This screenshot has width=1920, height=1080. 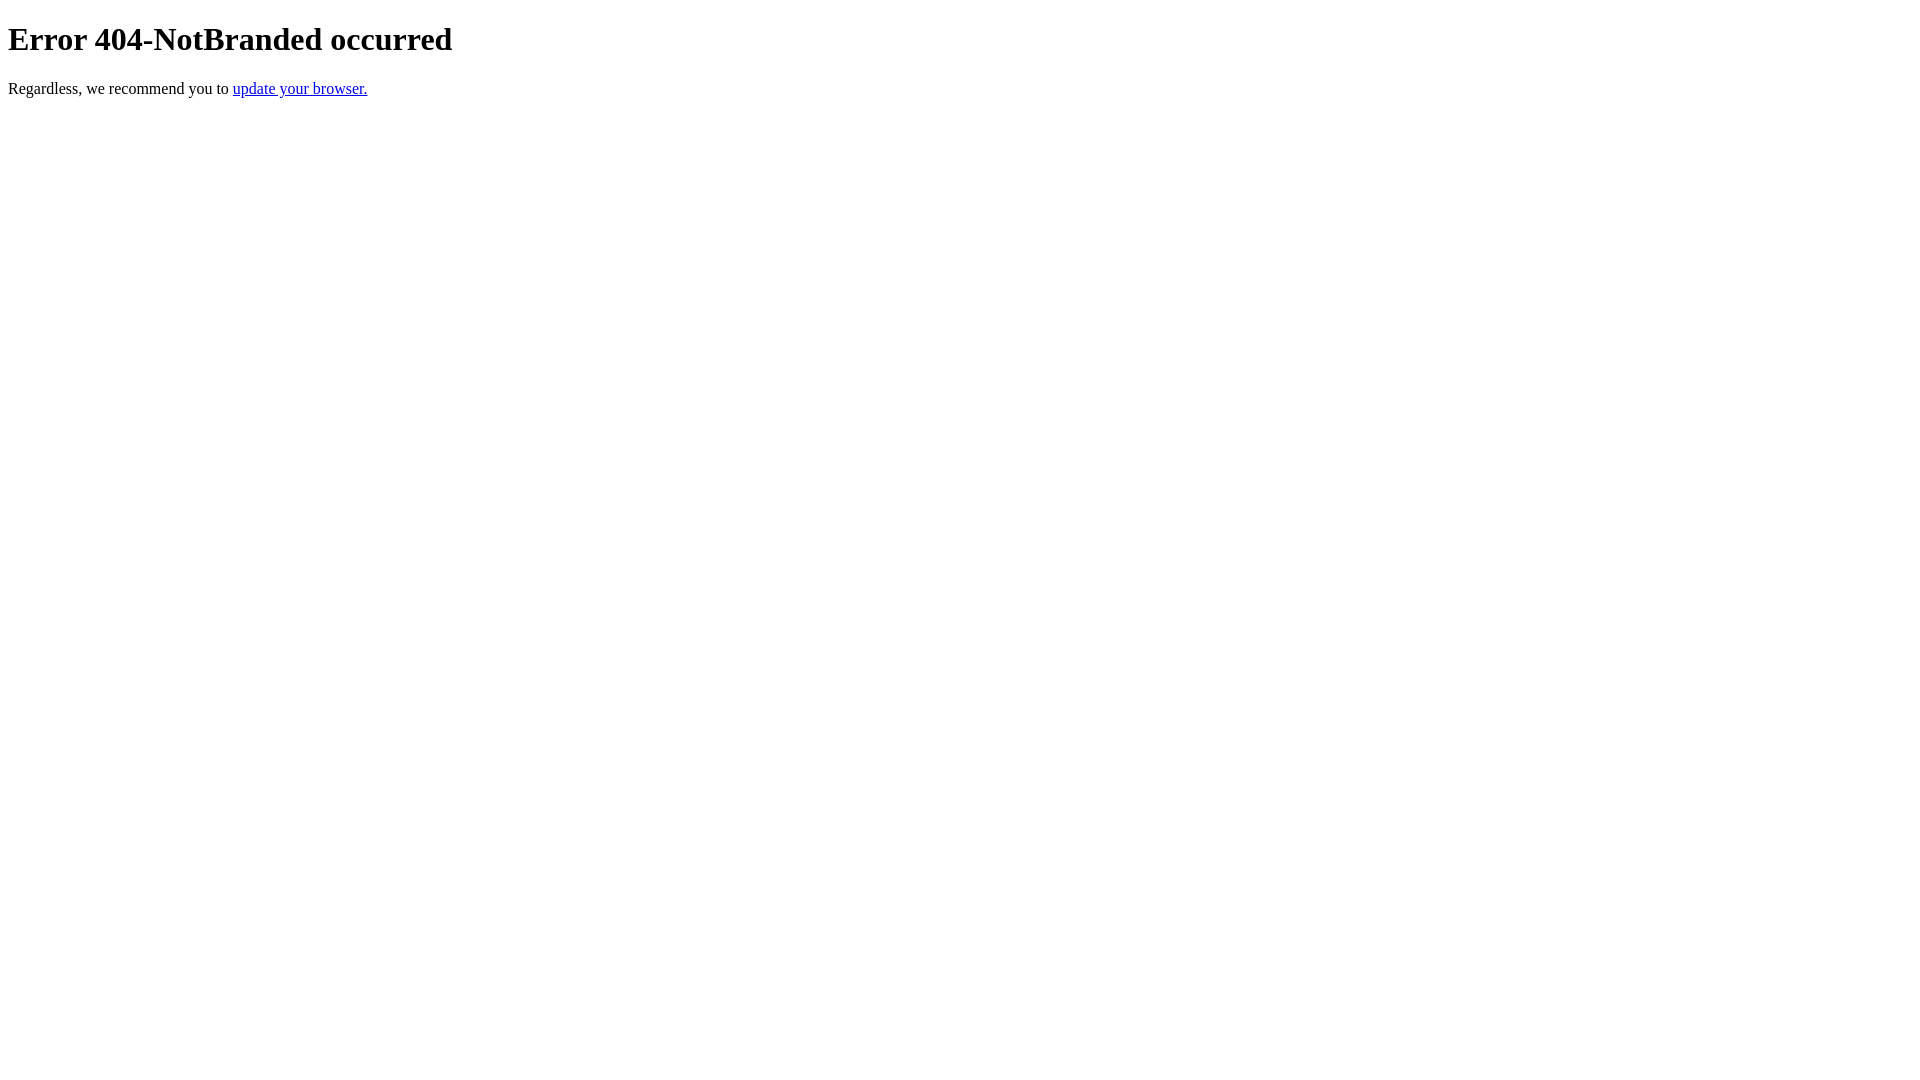 What do you see at coordinates (299, 87) in the screenshot?
I see `'update your browser.'` at bounding box center [299, 87].